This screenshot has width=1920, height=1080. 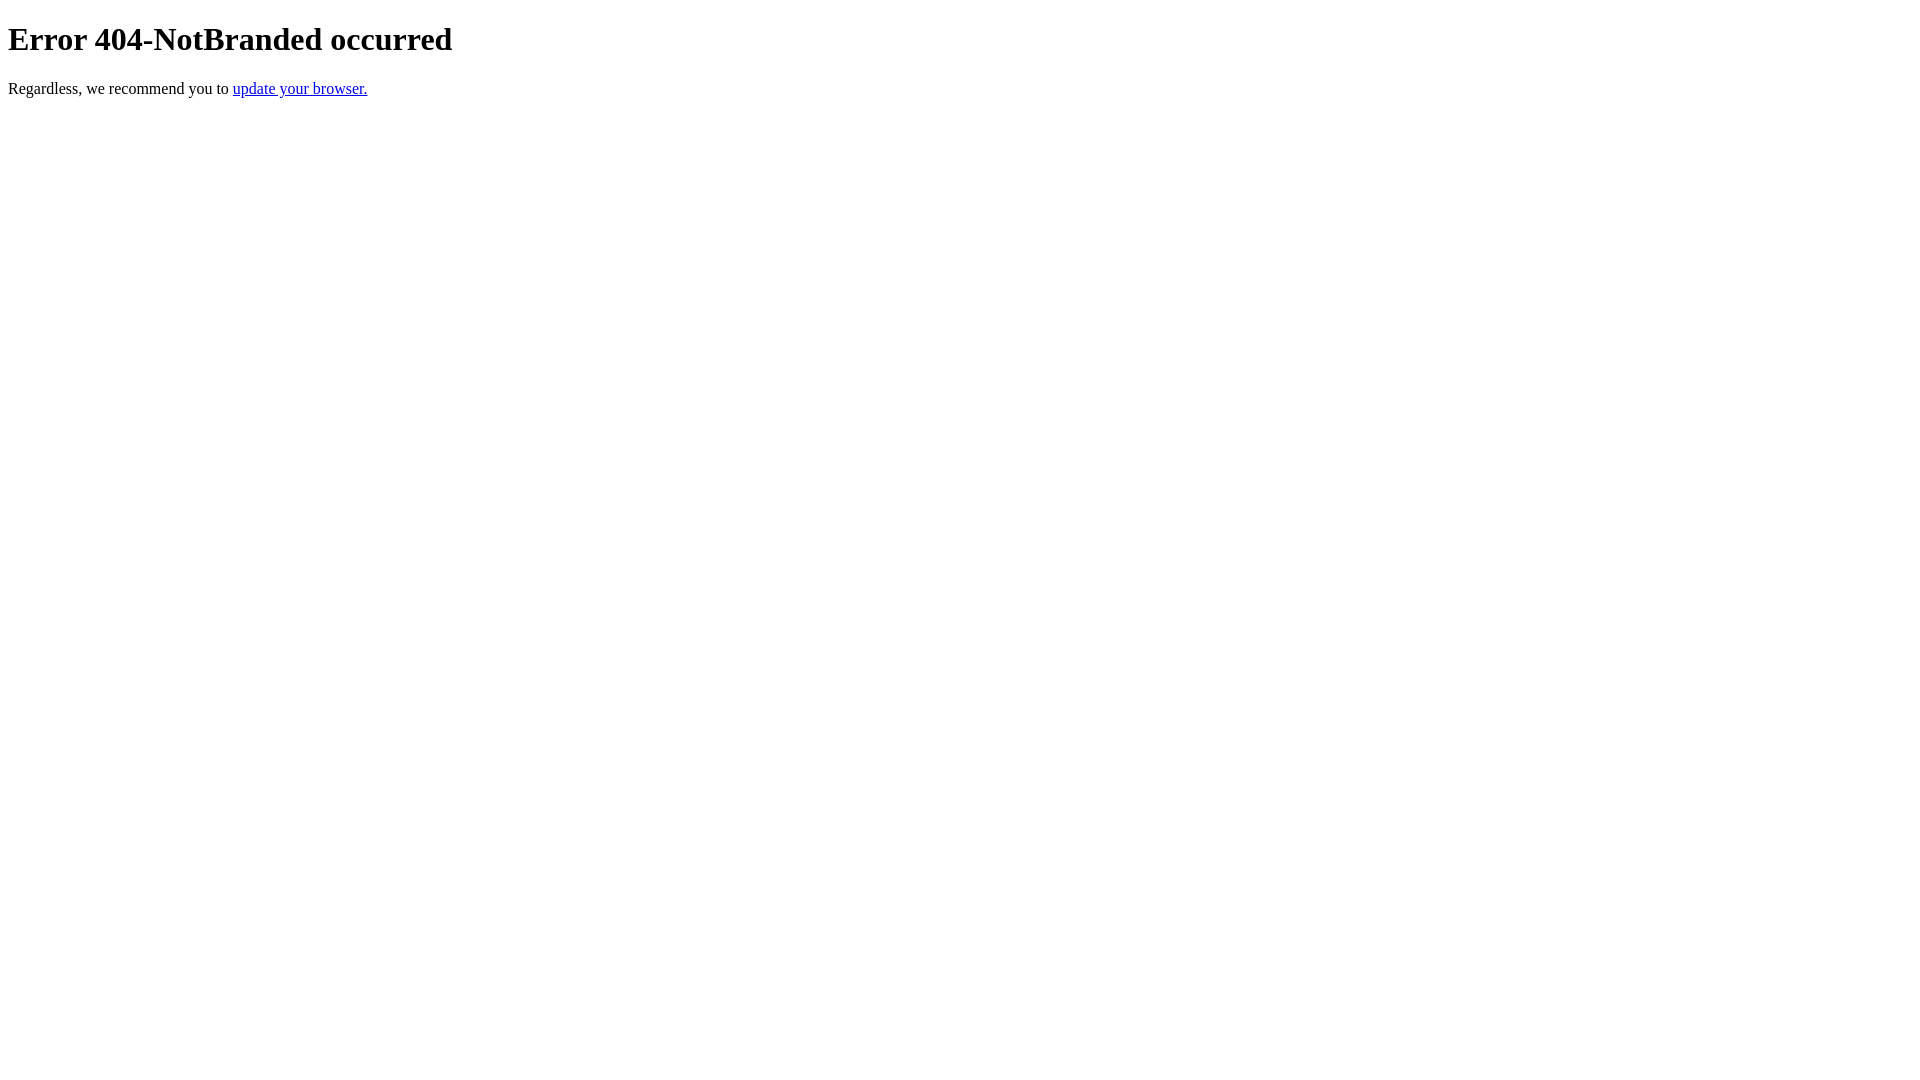 What do you see at coordinates (299, 87) in the screenshot?
I see `'update your browser.'` at bounding box center [299, 87].